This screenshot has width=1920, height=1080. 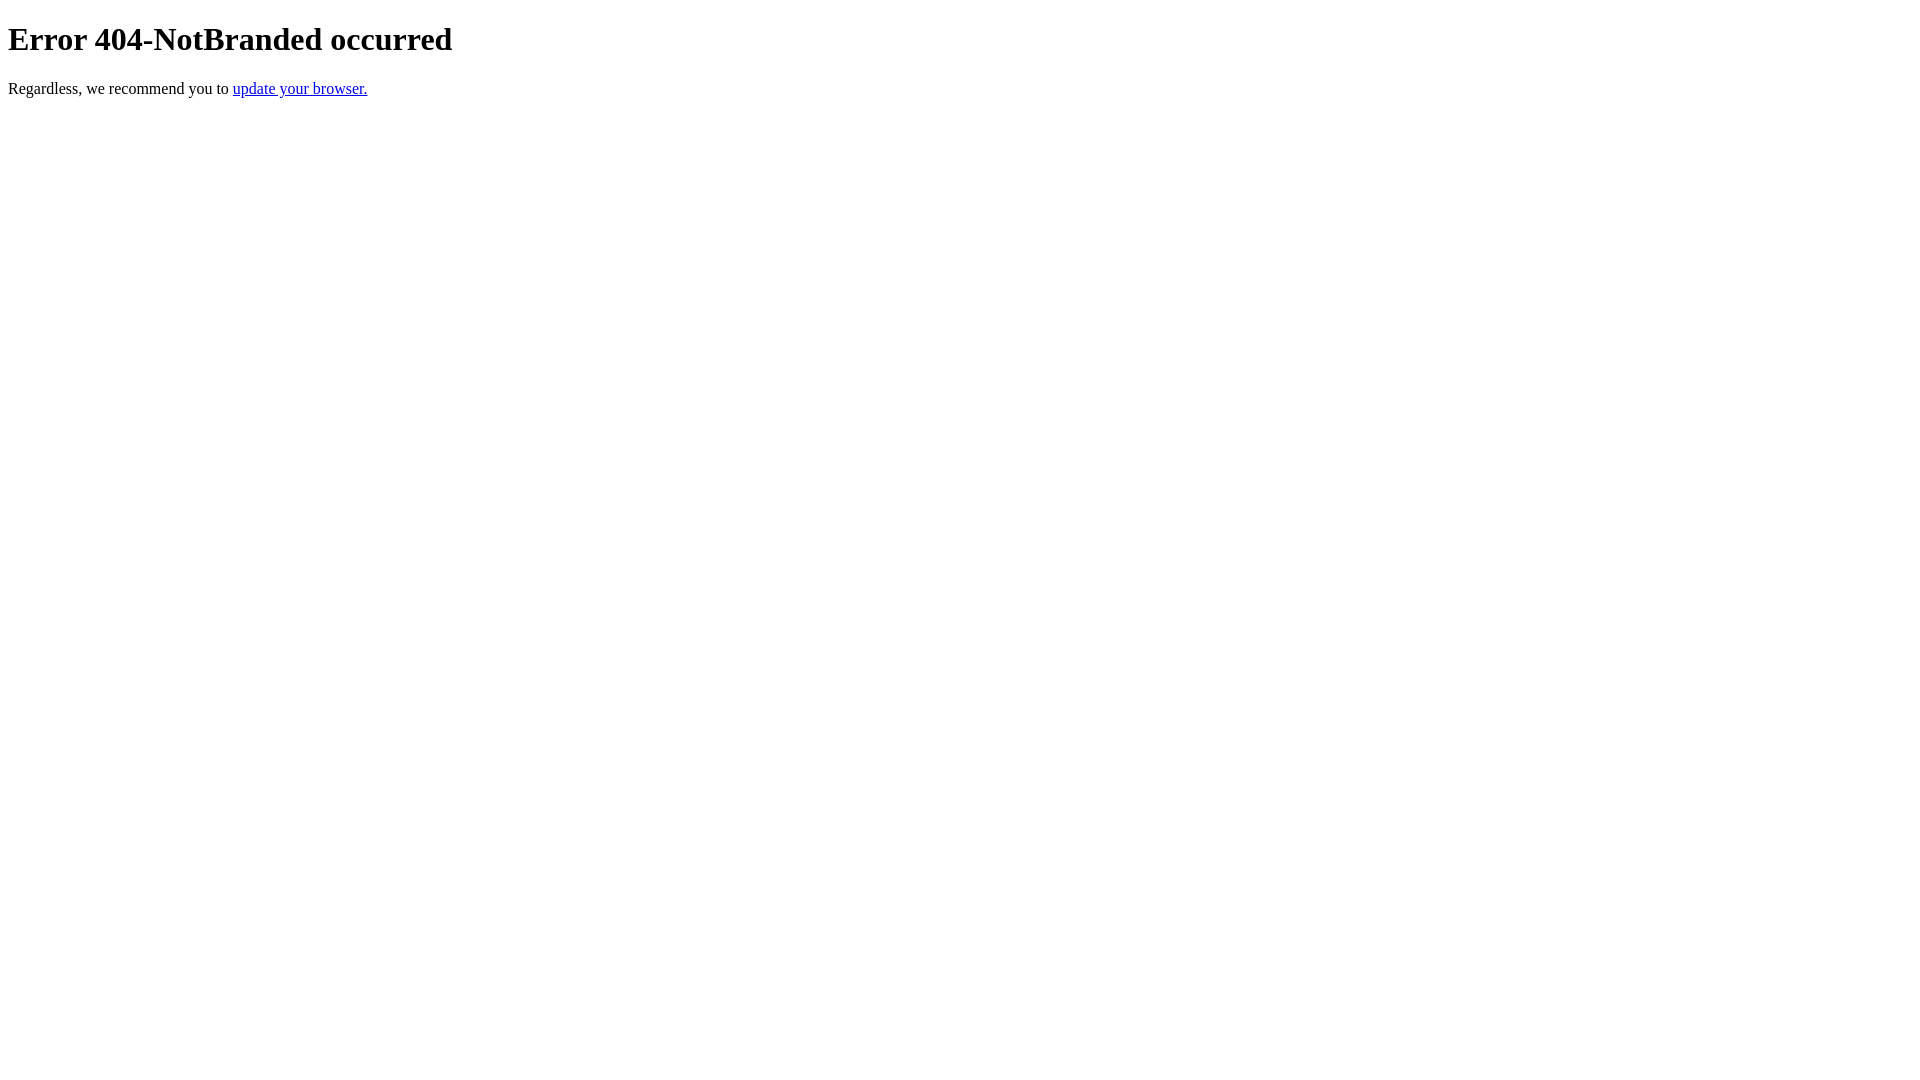 What do you see at coordinates (299, 87) in the screenshot?
I see `'update your browser.'` at bounding box center [299, 87].